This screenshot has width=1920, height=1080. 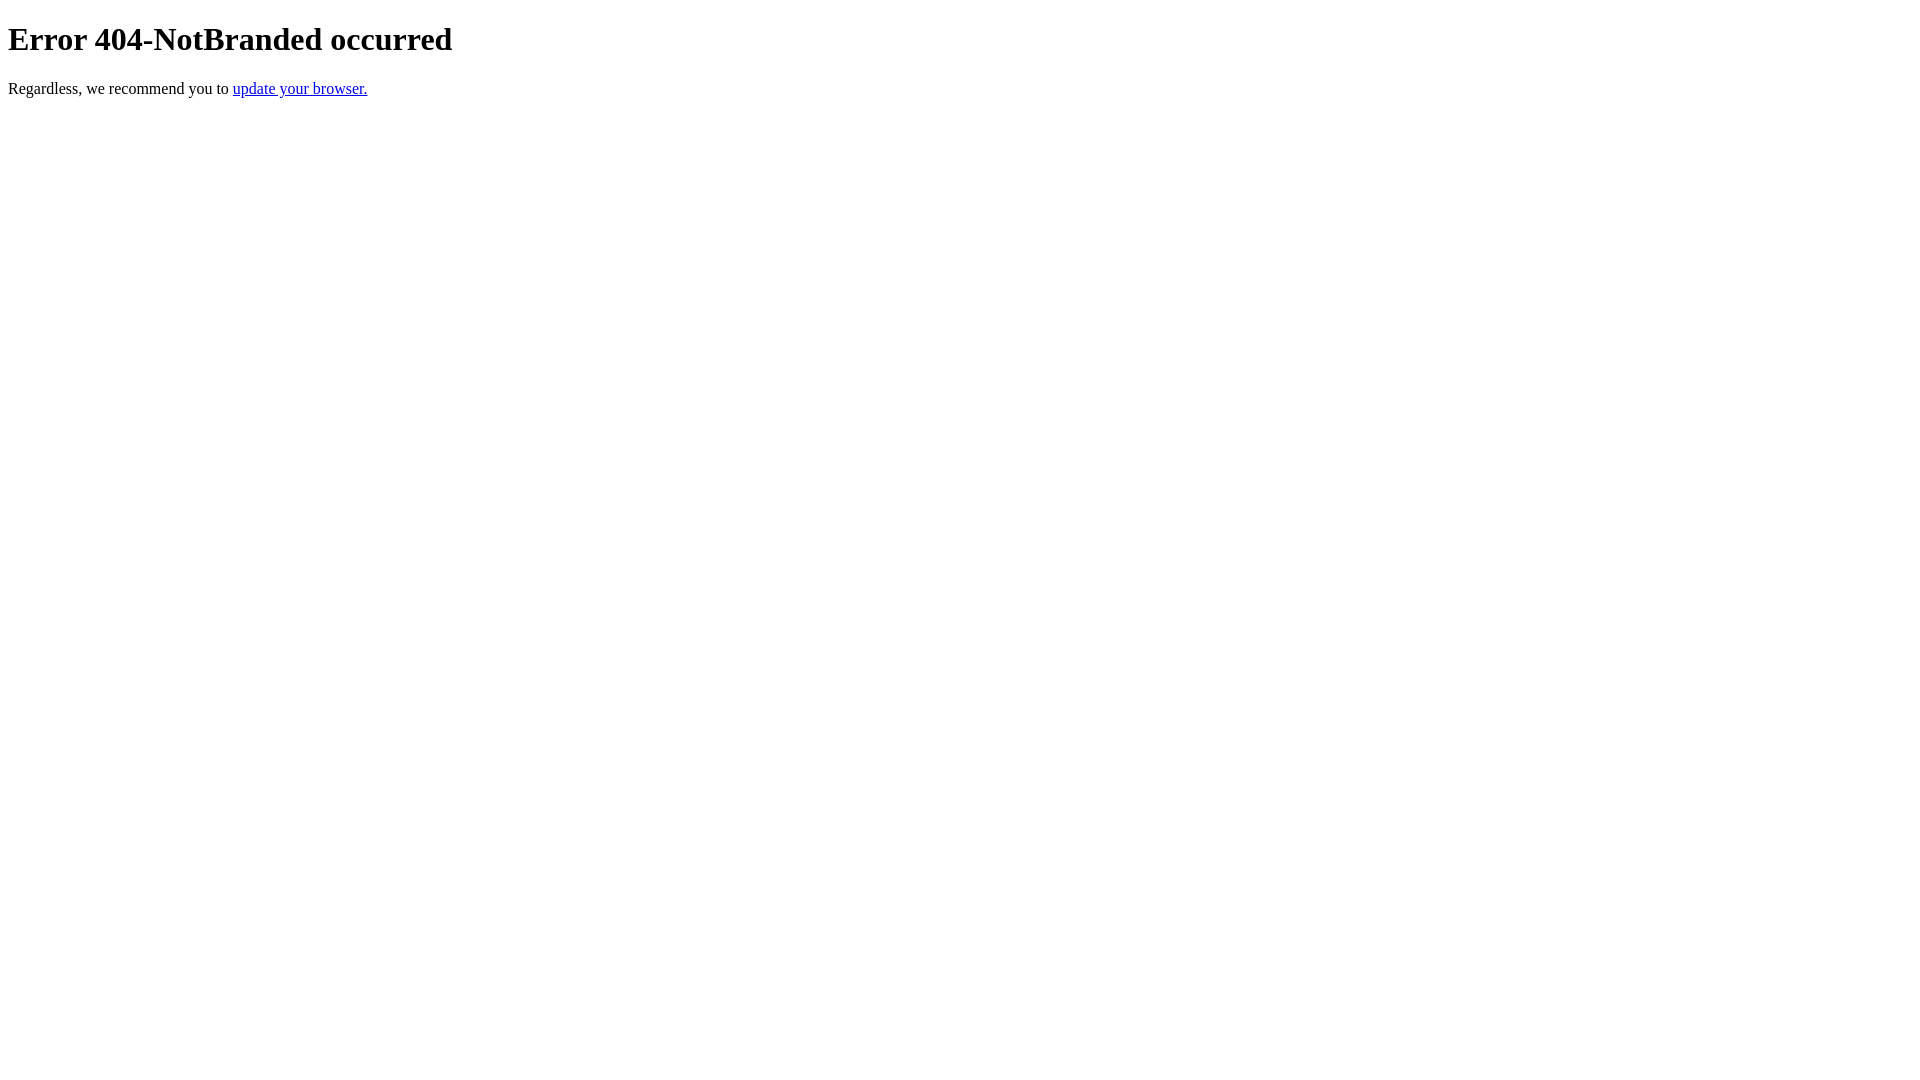 What do you see at coordinates (299, 87) in the screenshot?
I see `'update your browser.'` at bounding box center [299, 87].